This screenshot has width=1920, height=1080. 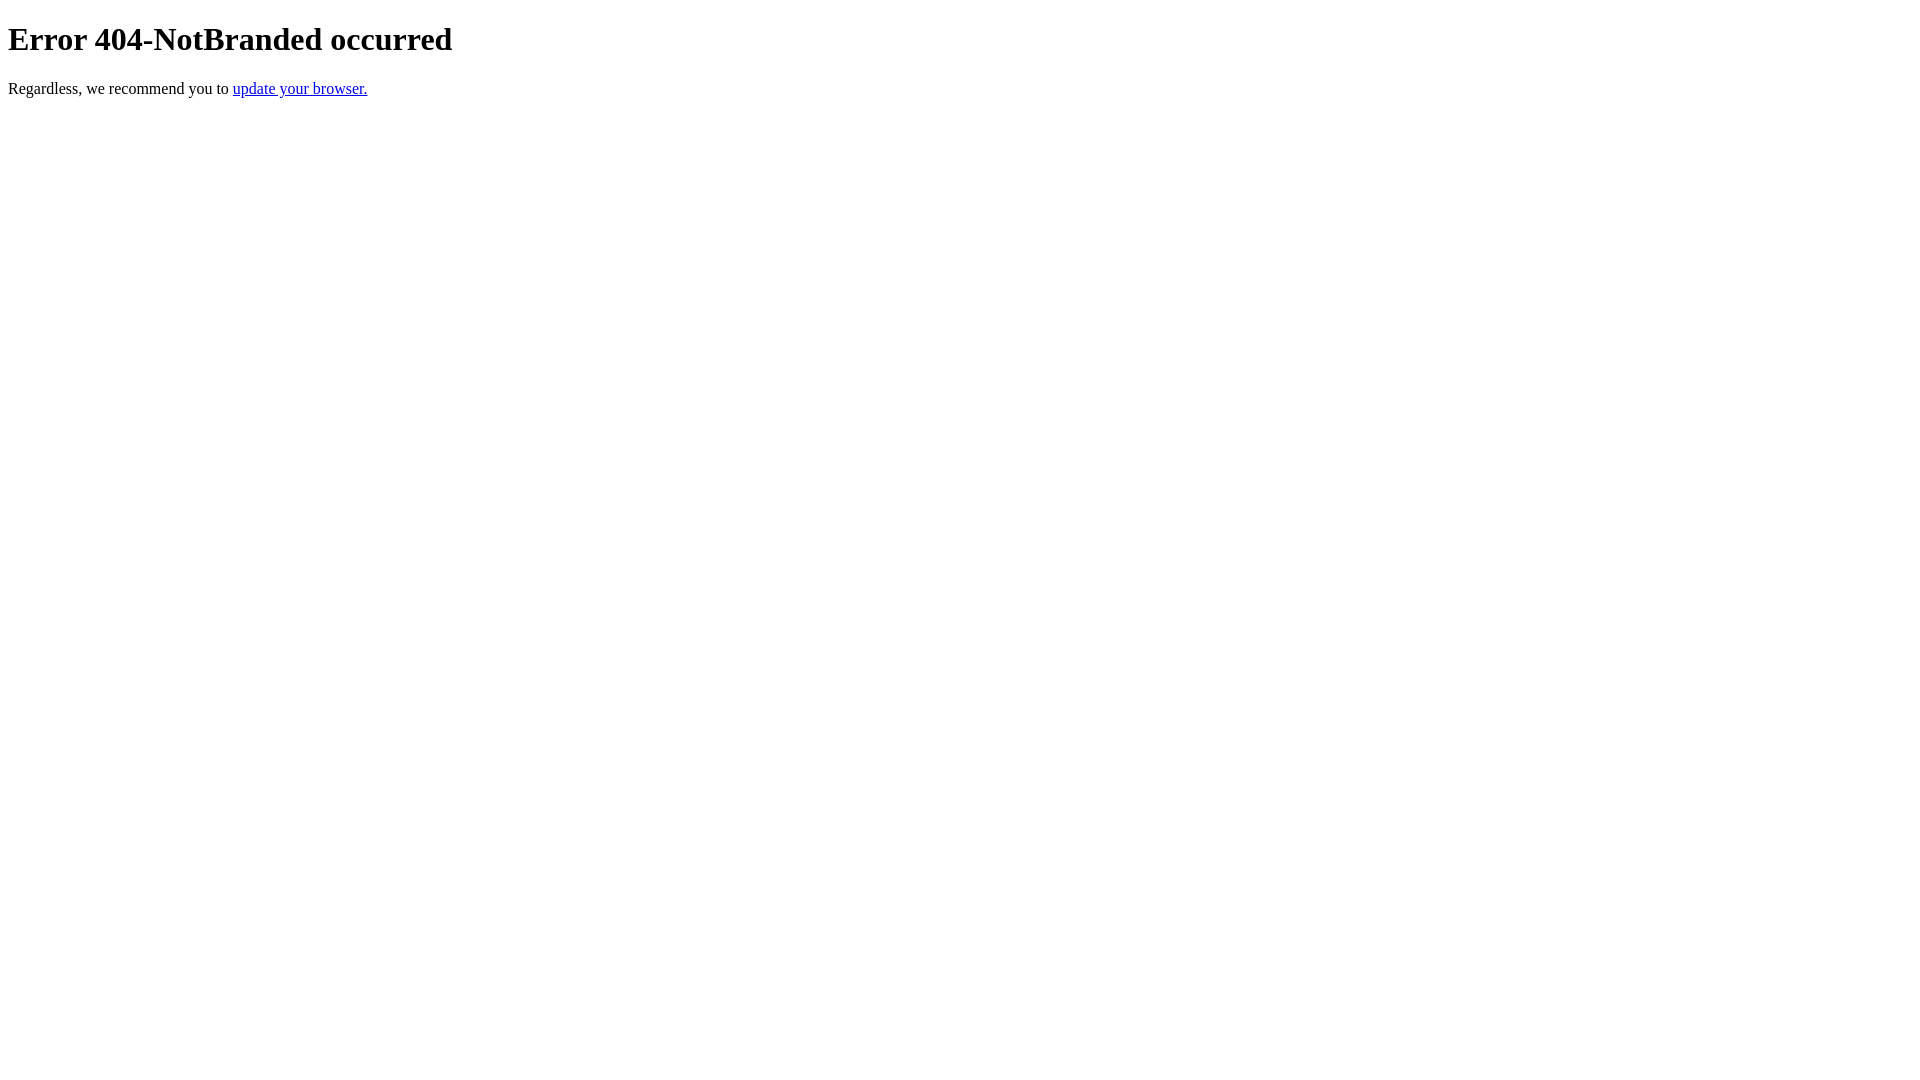 What do you see at coordinates (299, 87) in the screenshot?
I see `'update your browser.'` at bounding box center [299, 87].